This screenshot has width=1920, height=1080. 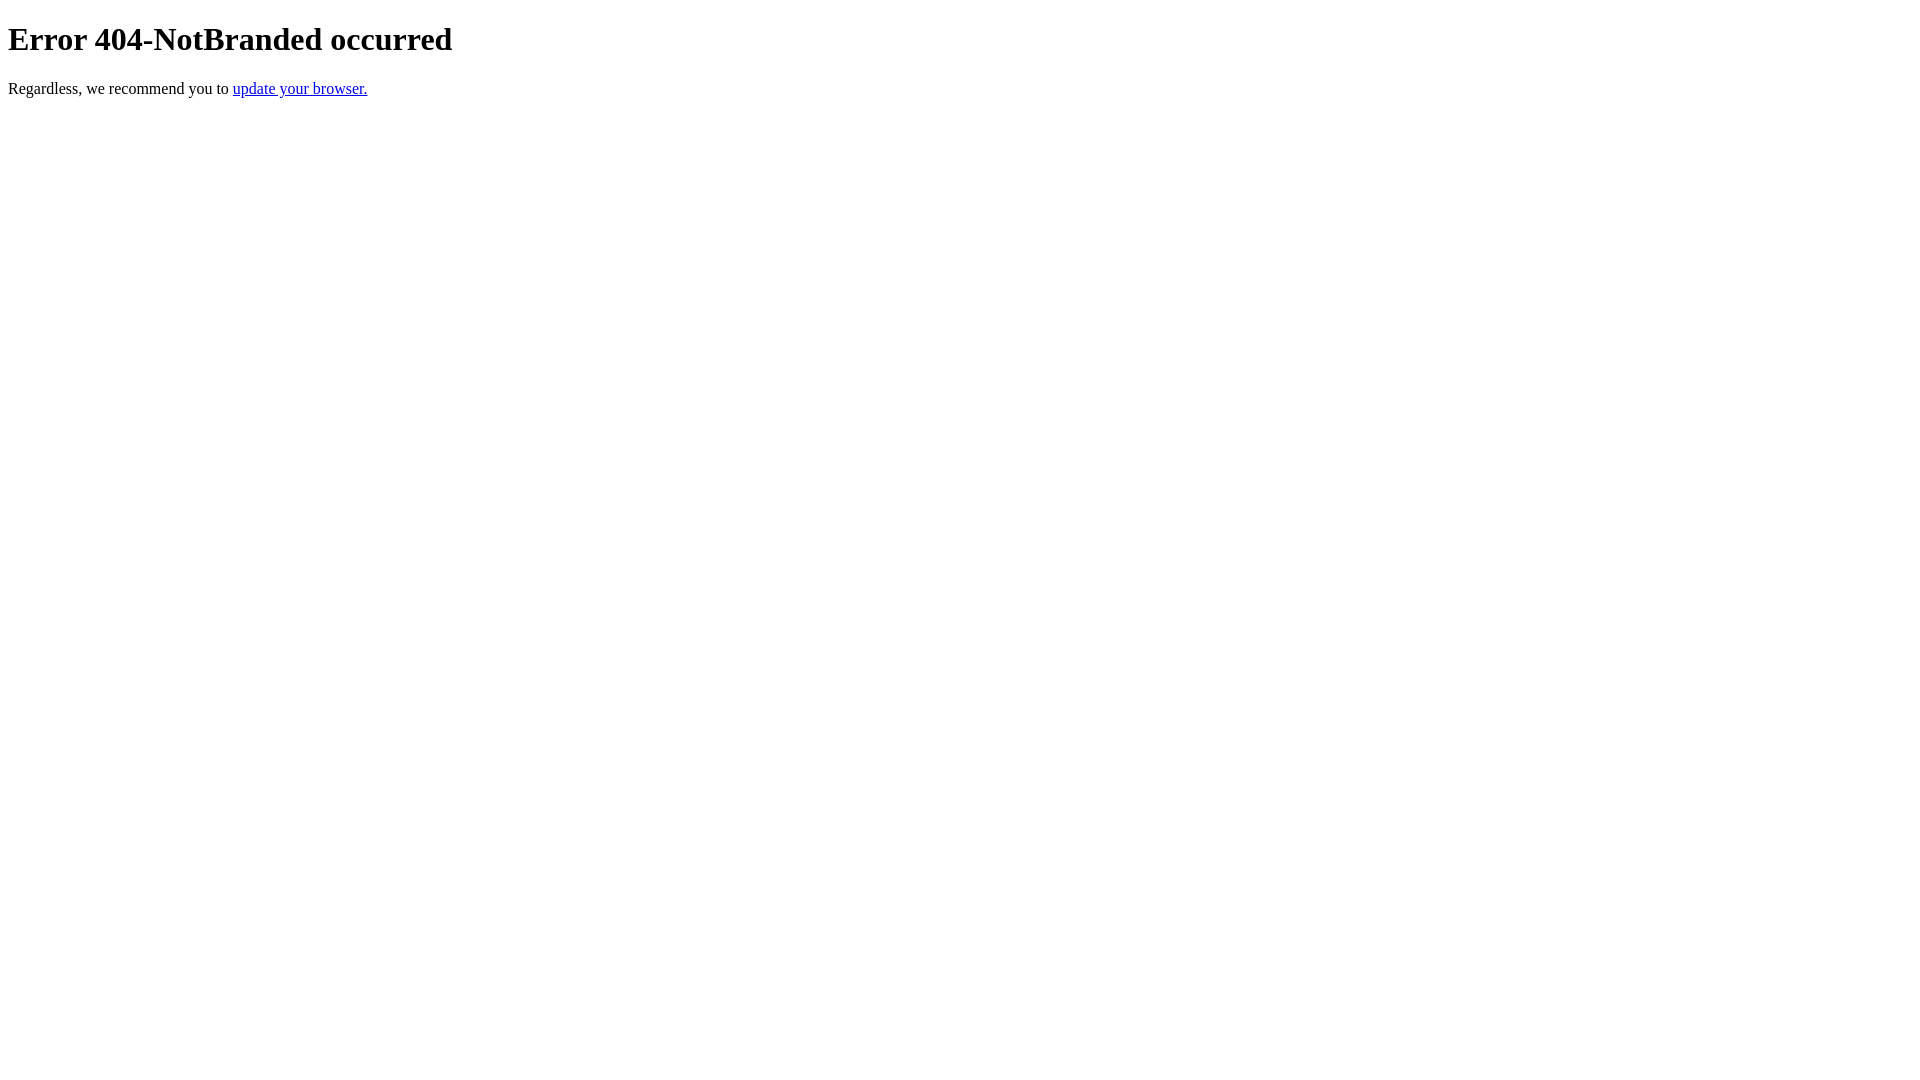 What do you see at coordinates (299, 87) in the screenshot?
I see `'update your browser.'` at bounding box center [299, 87].